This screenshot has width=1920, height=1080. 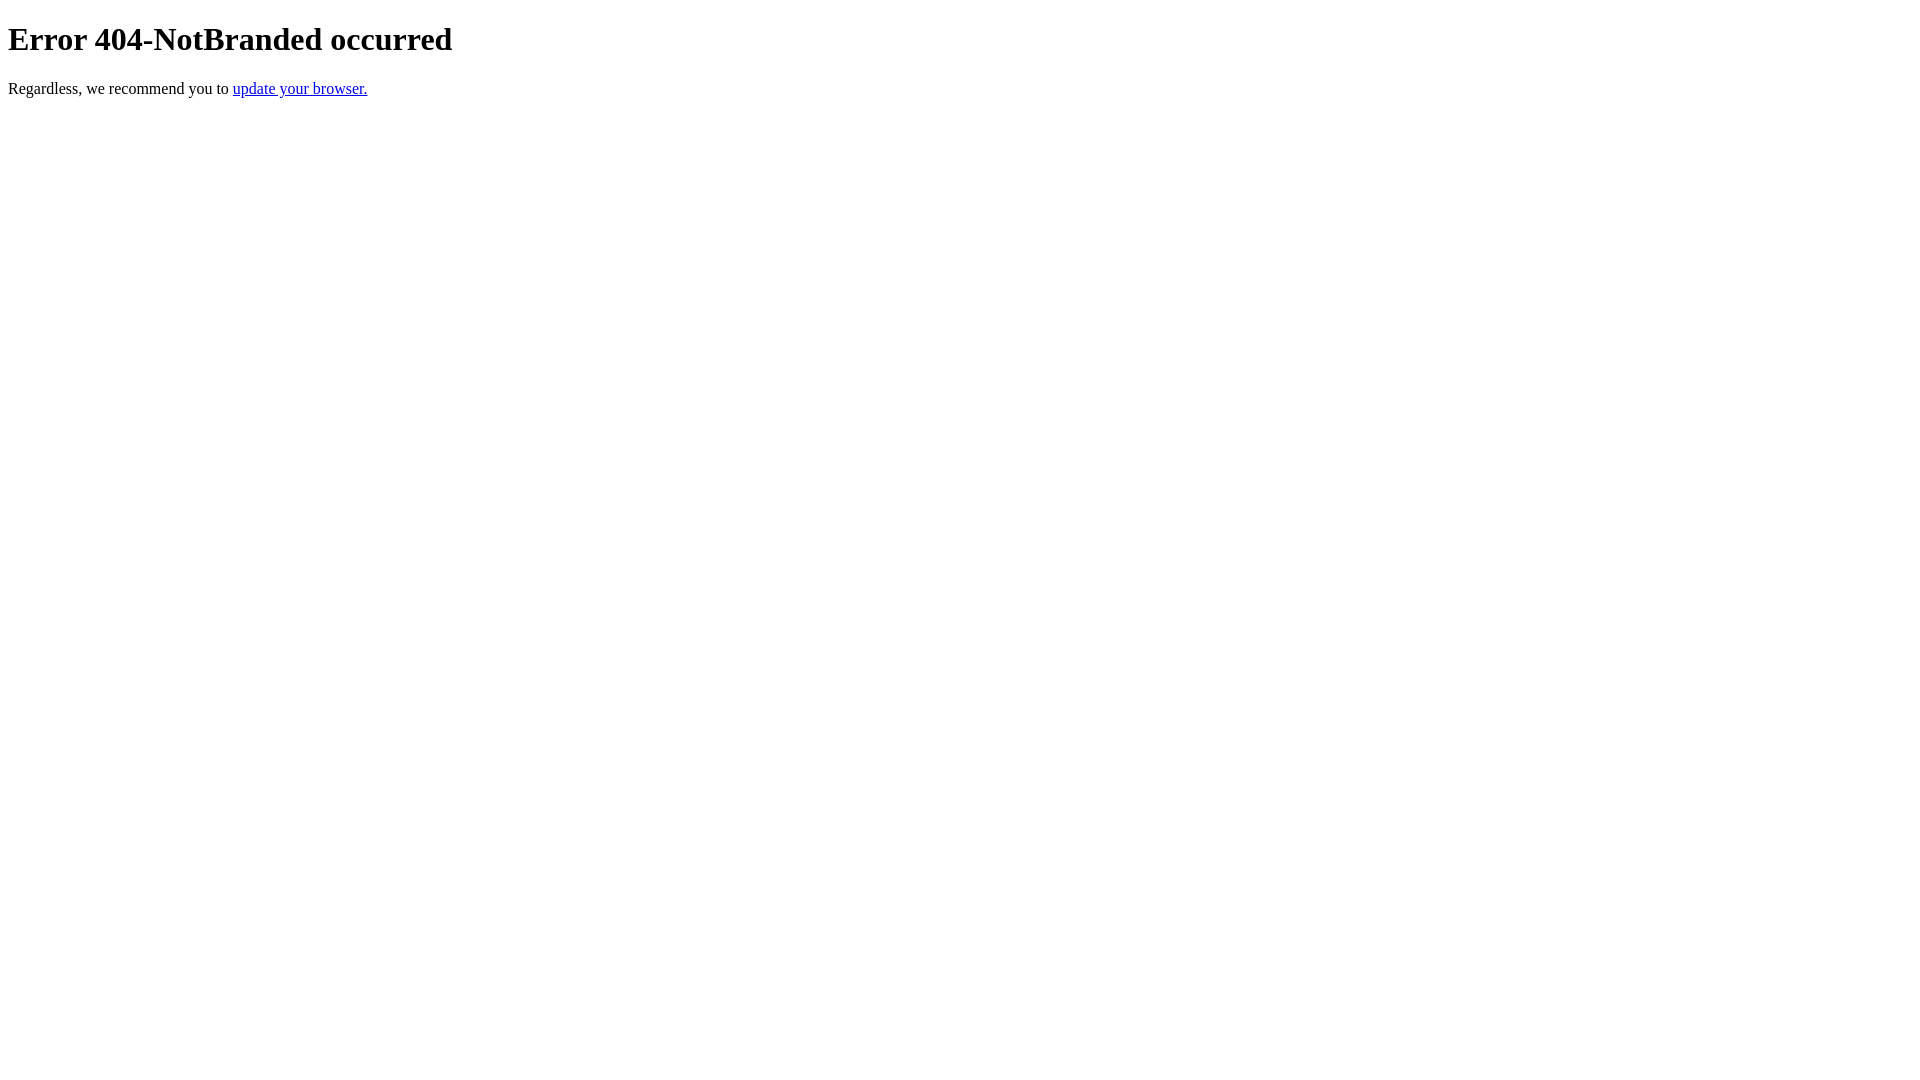 What do you see at coordinates (299, 87) in the screenshot?
I see `'update your browser.'` at bounding box center [299, 87].